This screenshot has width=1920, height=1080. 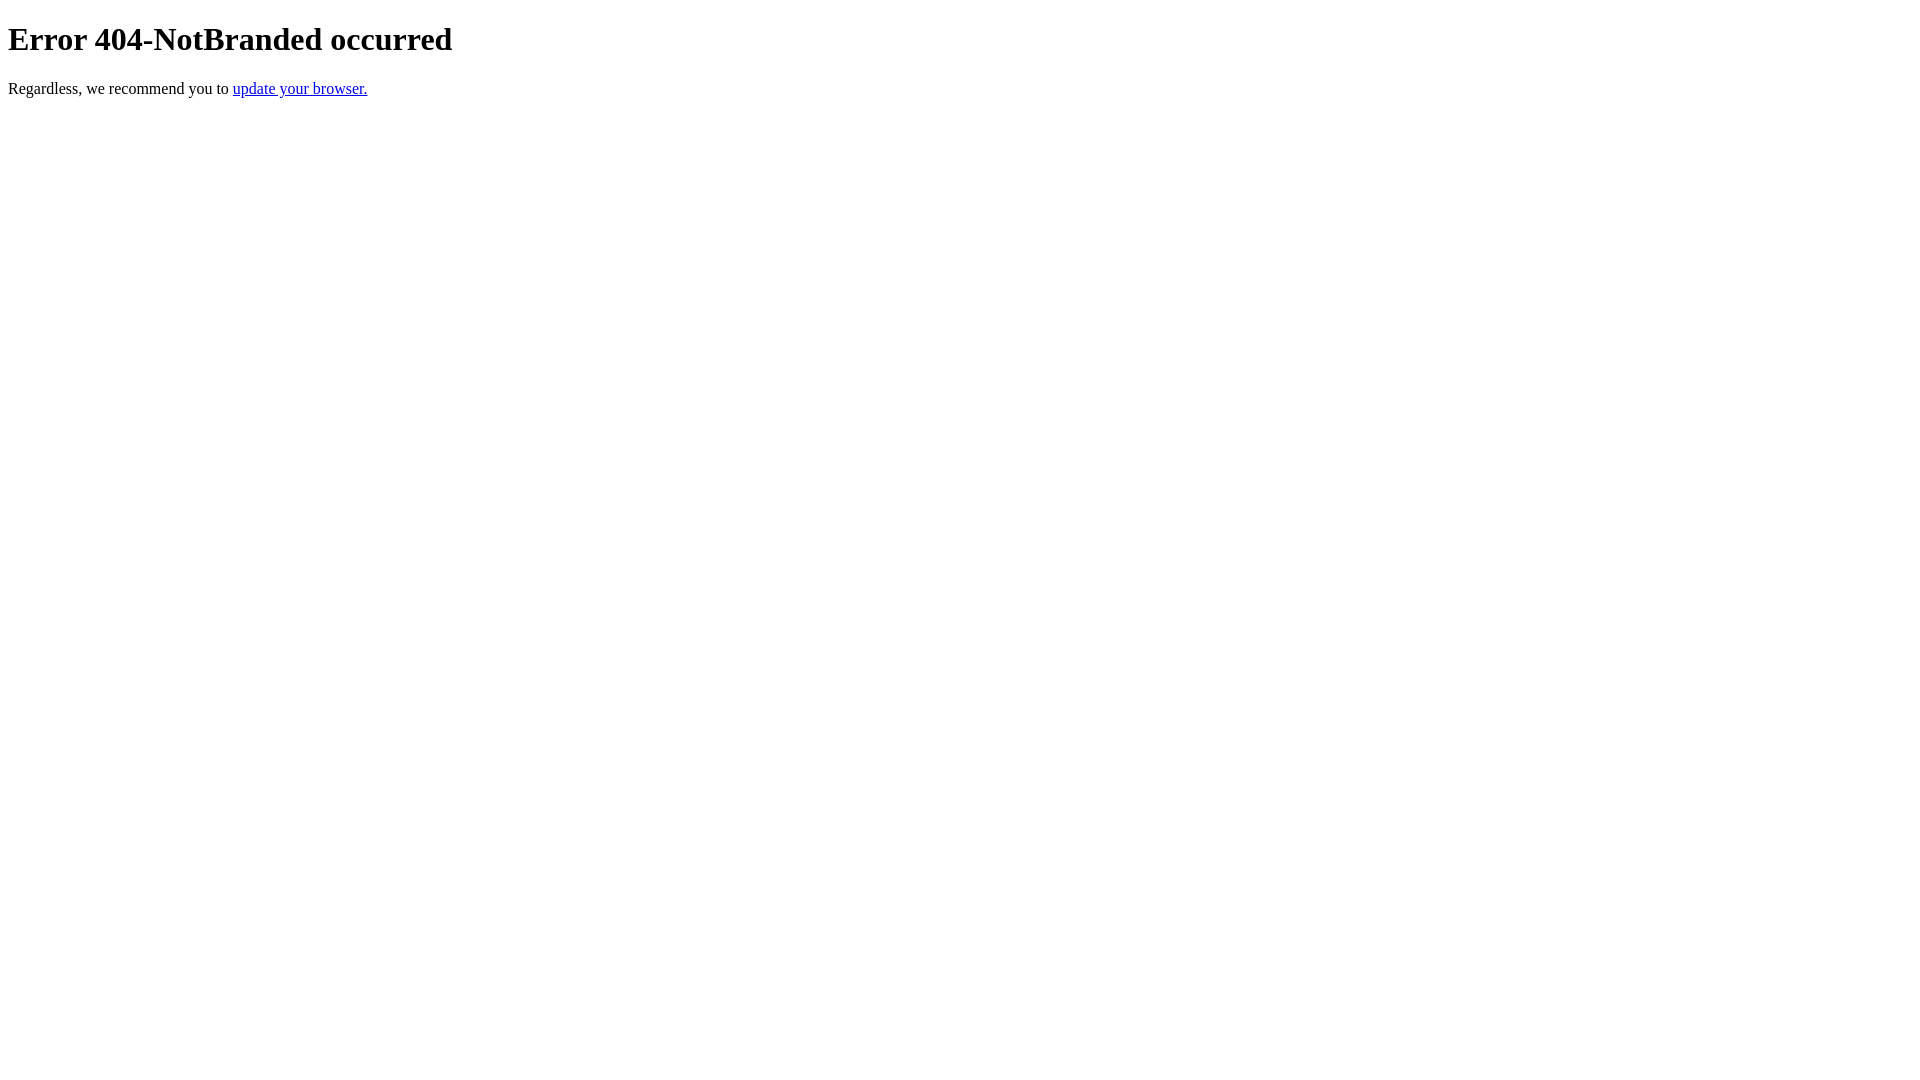 What do you see at coordinates (299, 87) in the screenshot?
I see `'update your browser.'` at bounding box center [299, 87].